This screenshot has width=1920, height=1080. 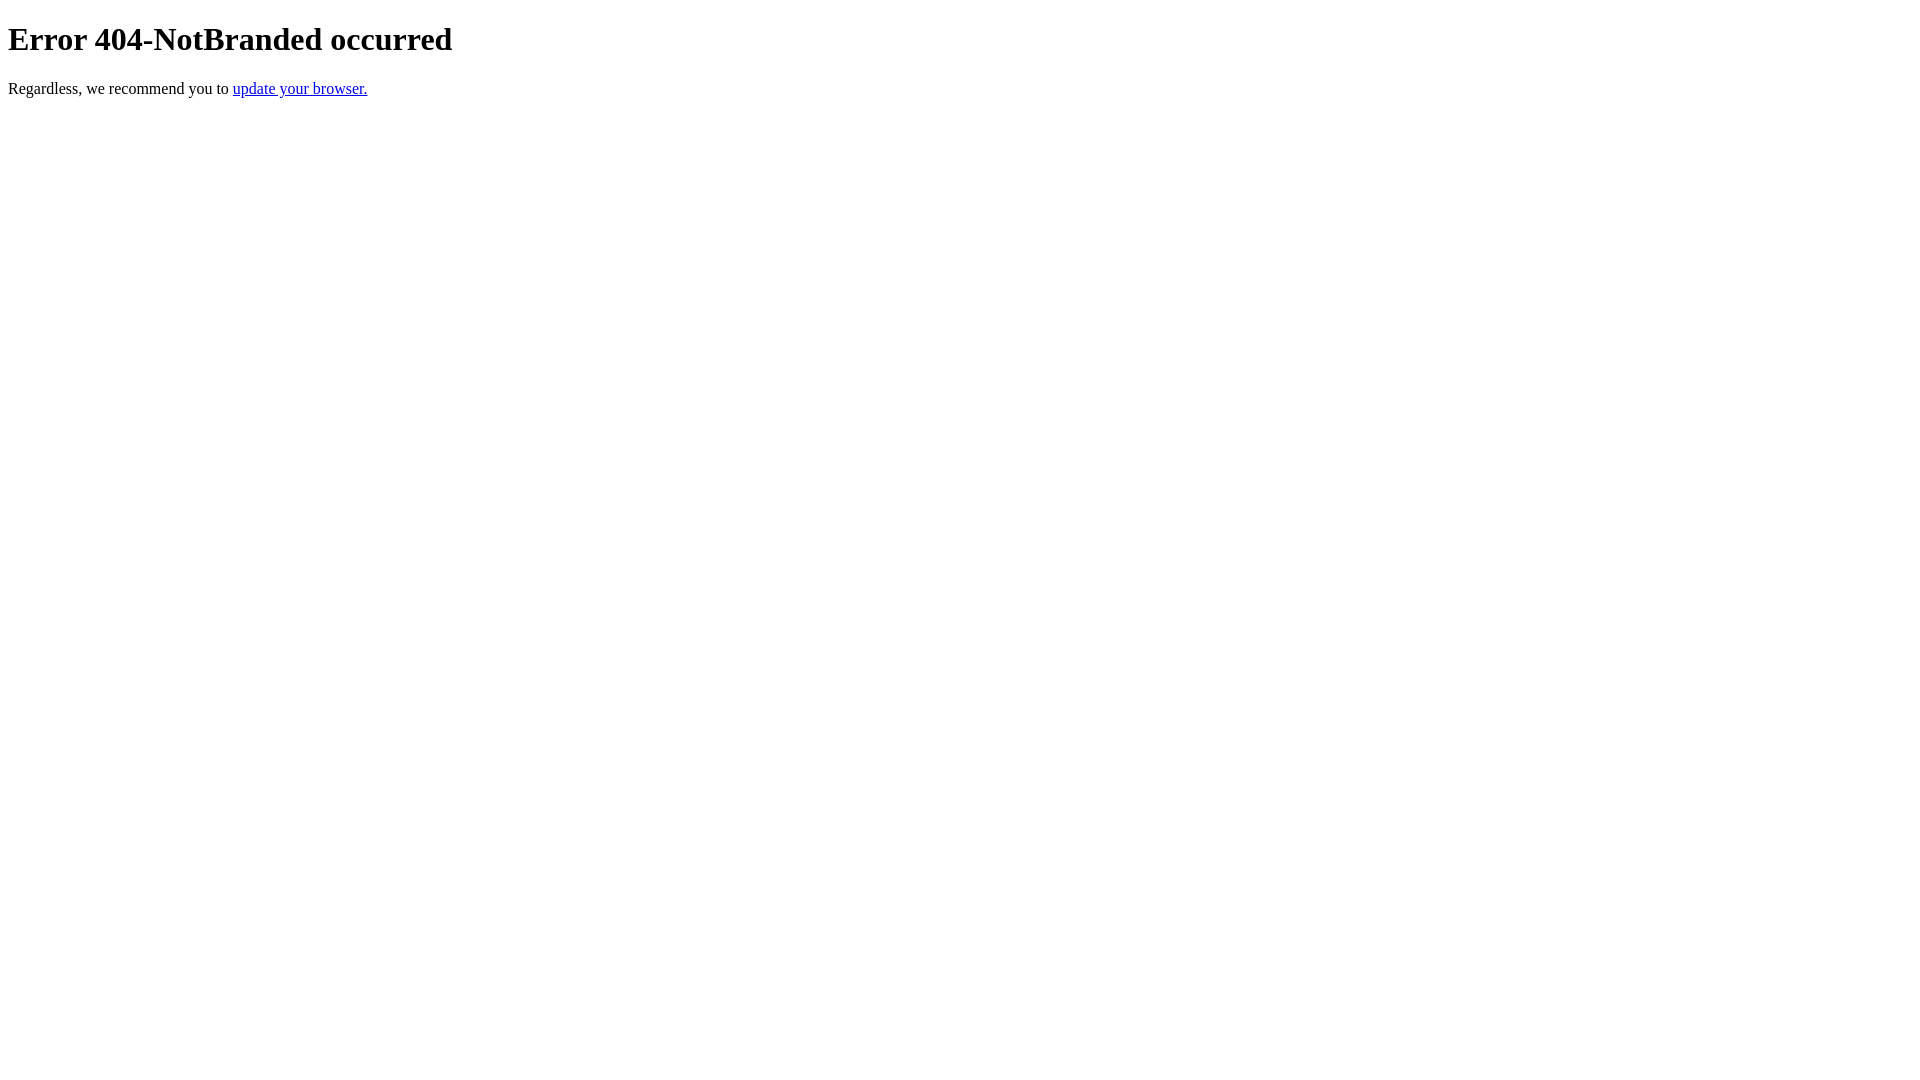 What do you see at coordinates (299, 87) in the screenshot?
I see `'update your browser.'` at bounding box center [299, 87].